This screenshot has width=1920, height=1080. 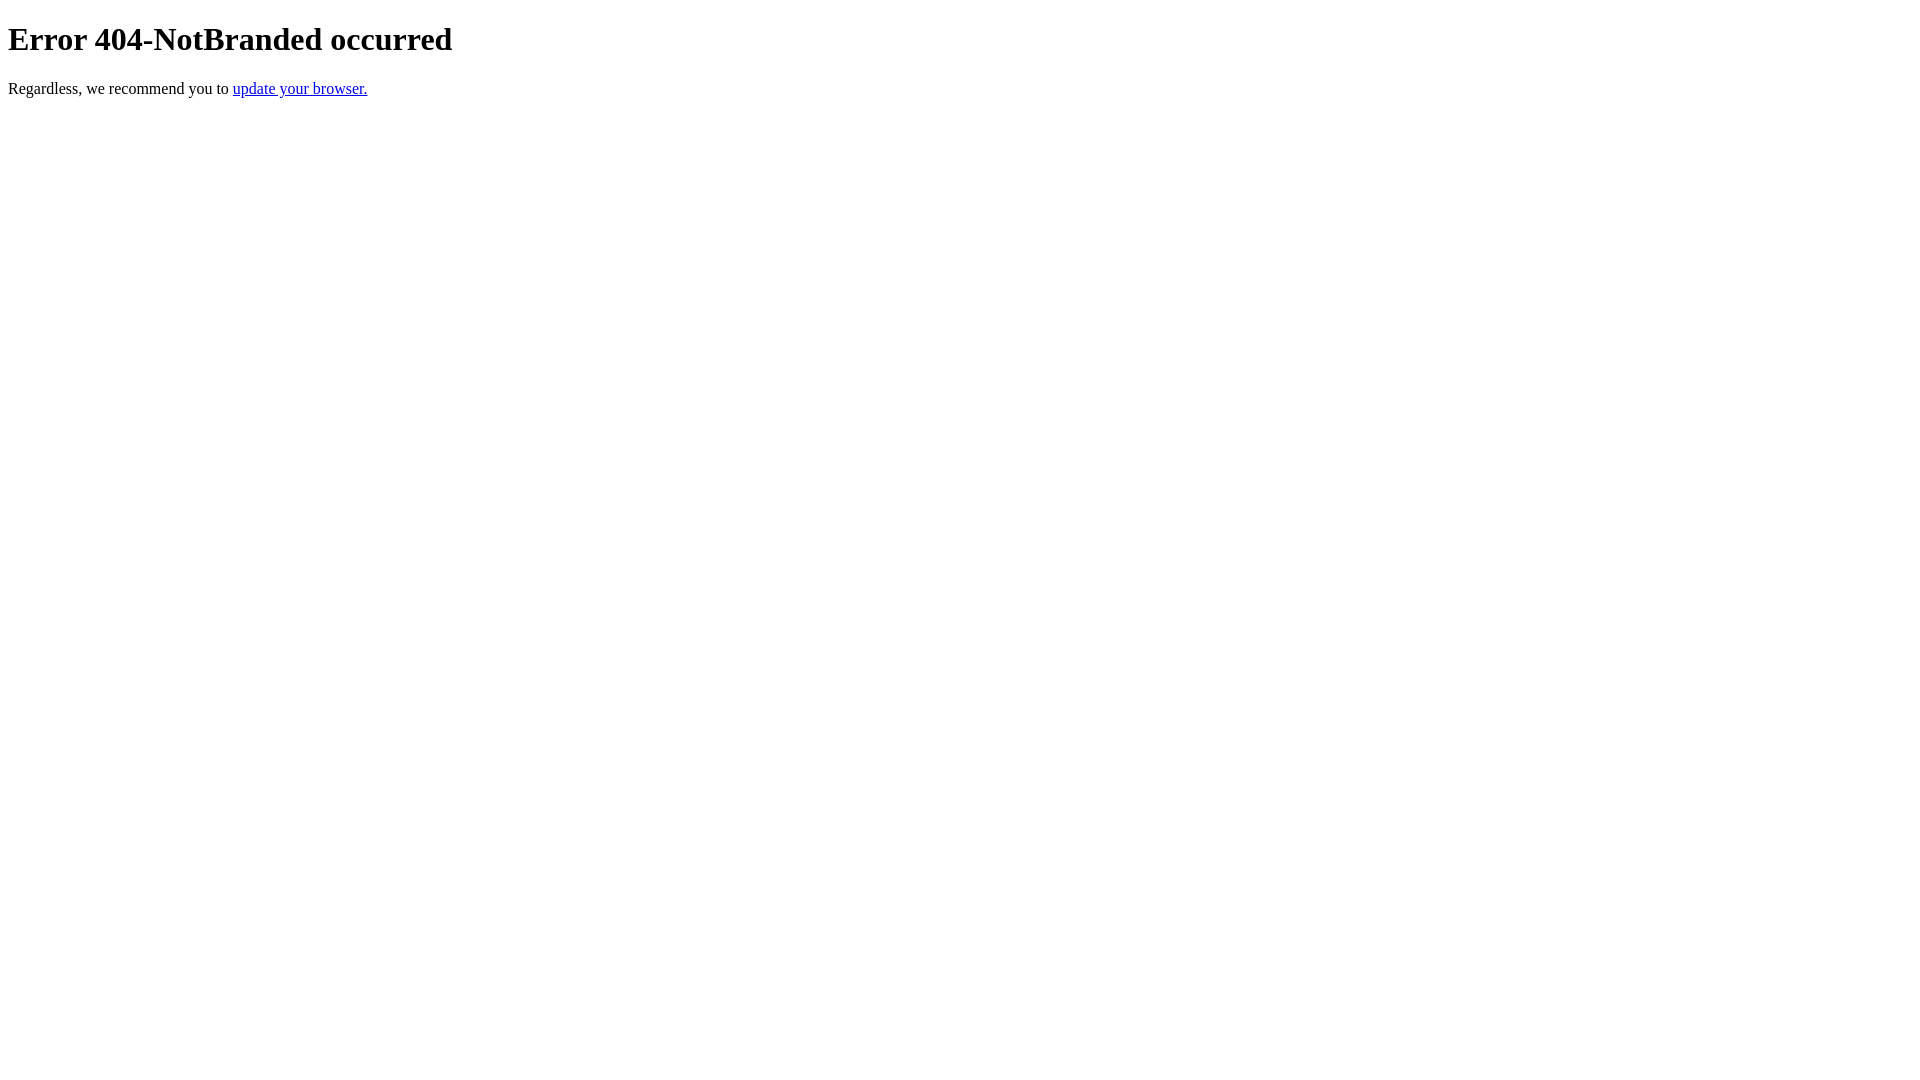 What do you see at coordinates (299, 87) in the screenshot?
I see `'update your browser.'` at bounding box center [299, 87].